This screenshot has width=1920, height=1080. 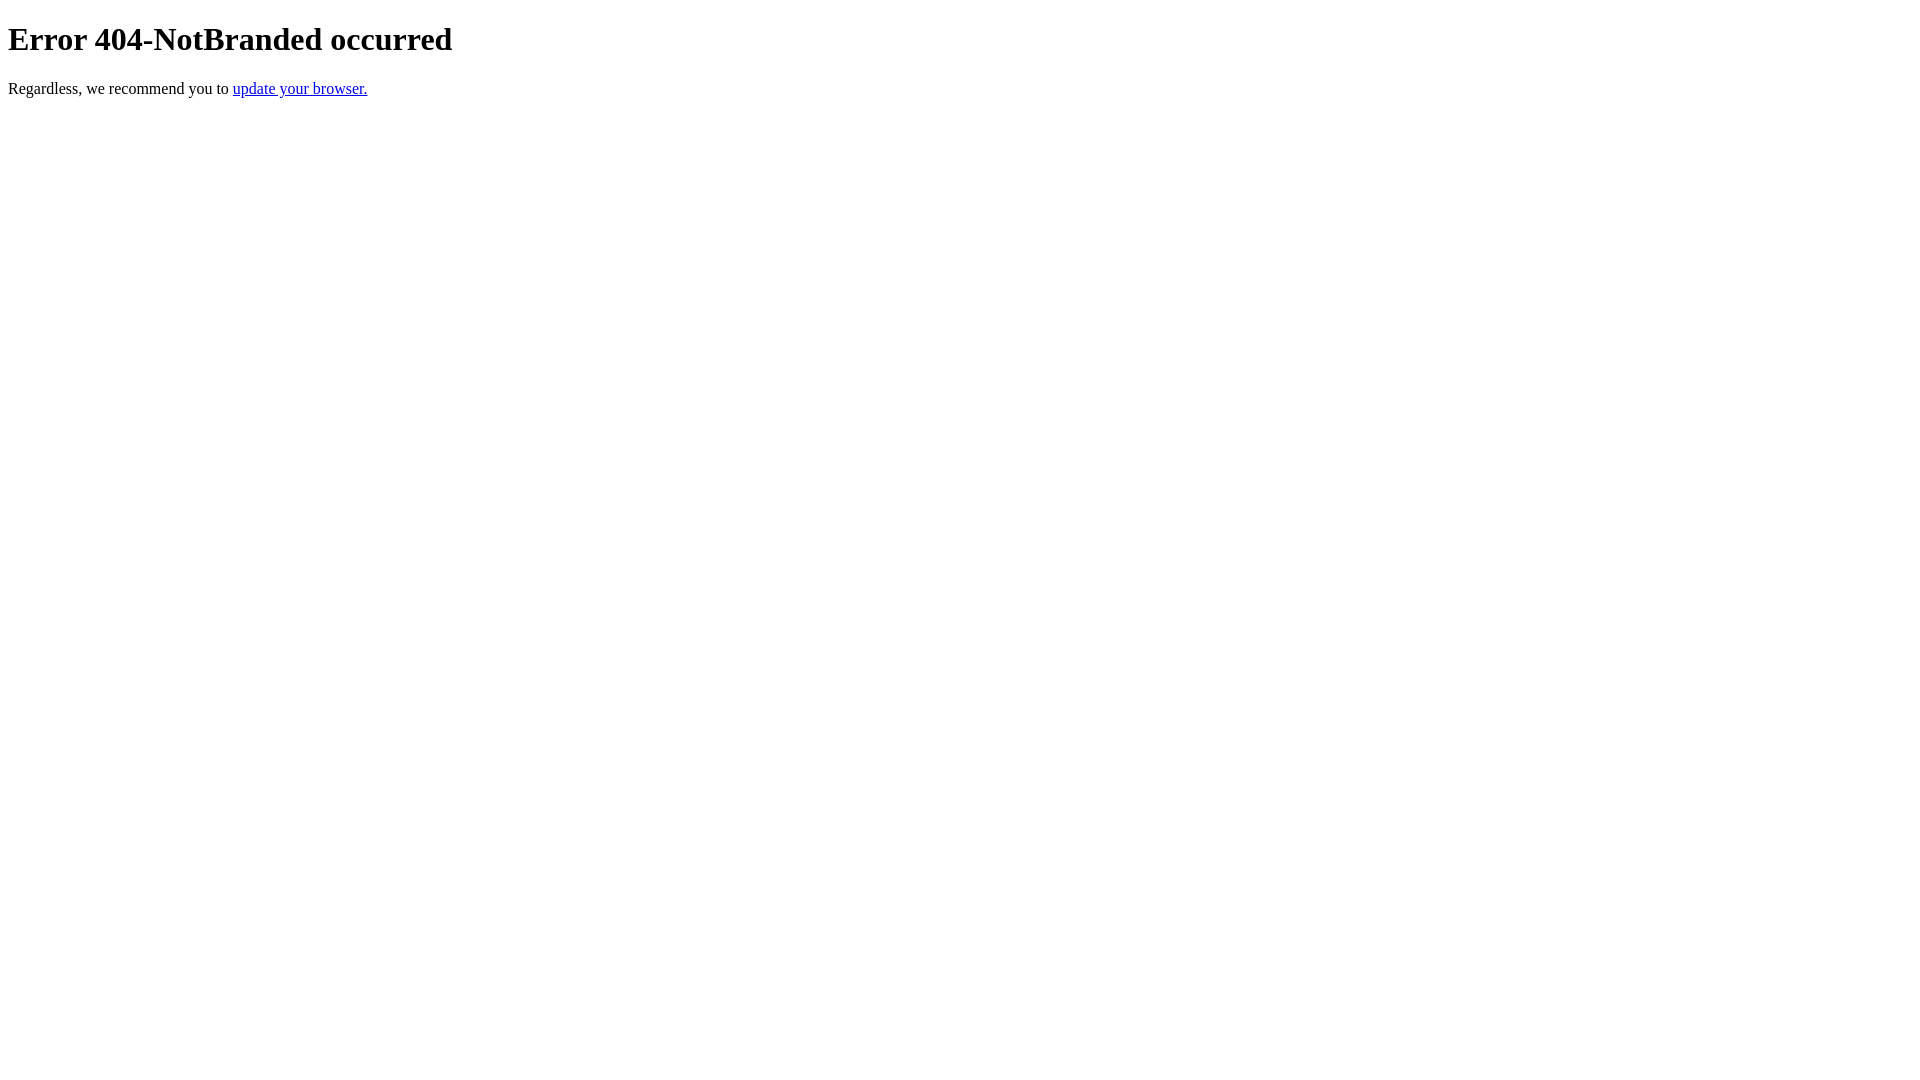 What do you see at coordinates (299, 87) in the screenshot?
I see `'update your browser.'` at bounding box center [299, 87].